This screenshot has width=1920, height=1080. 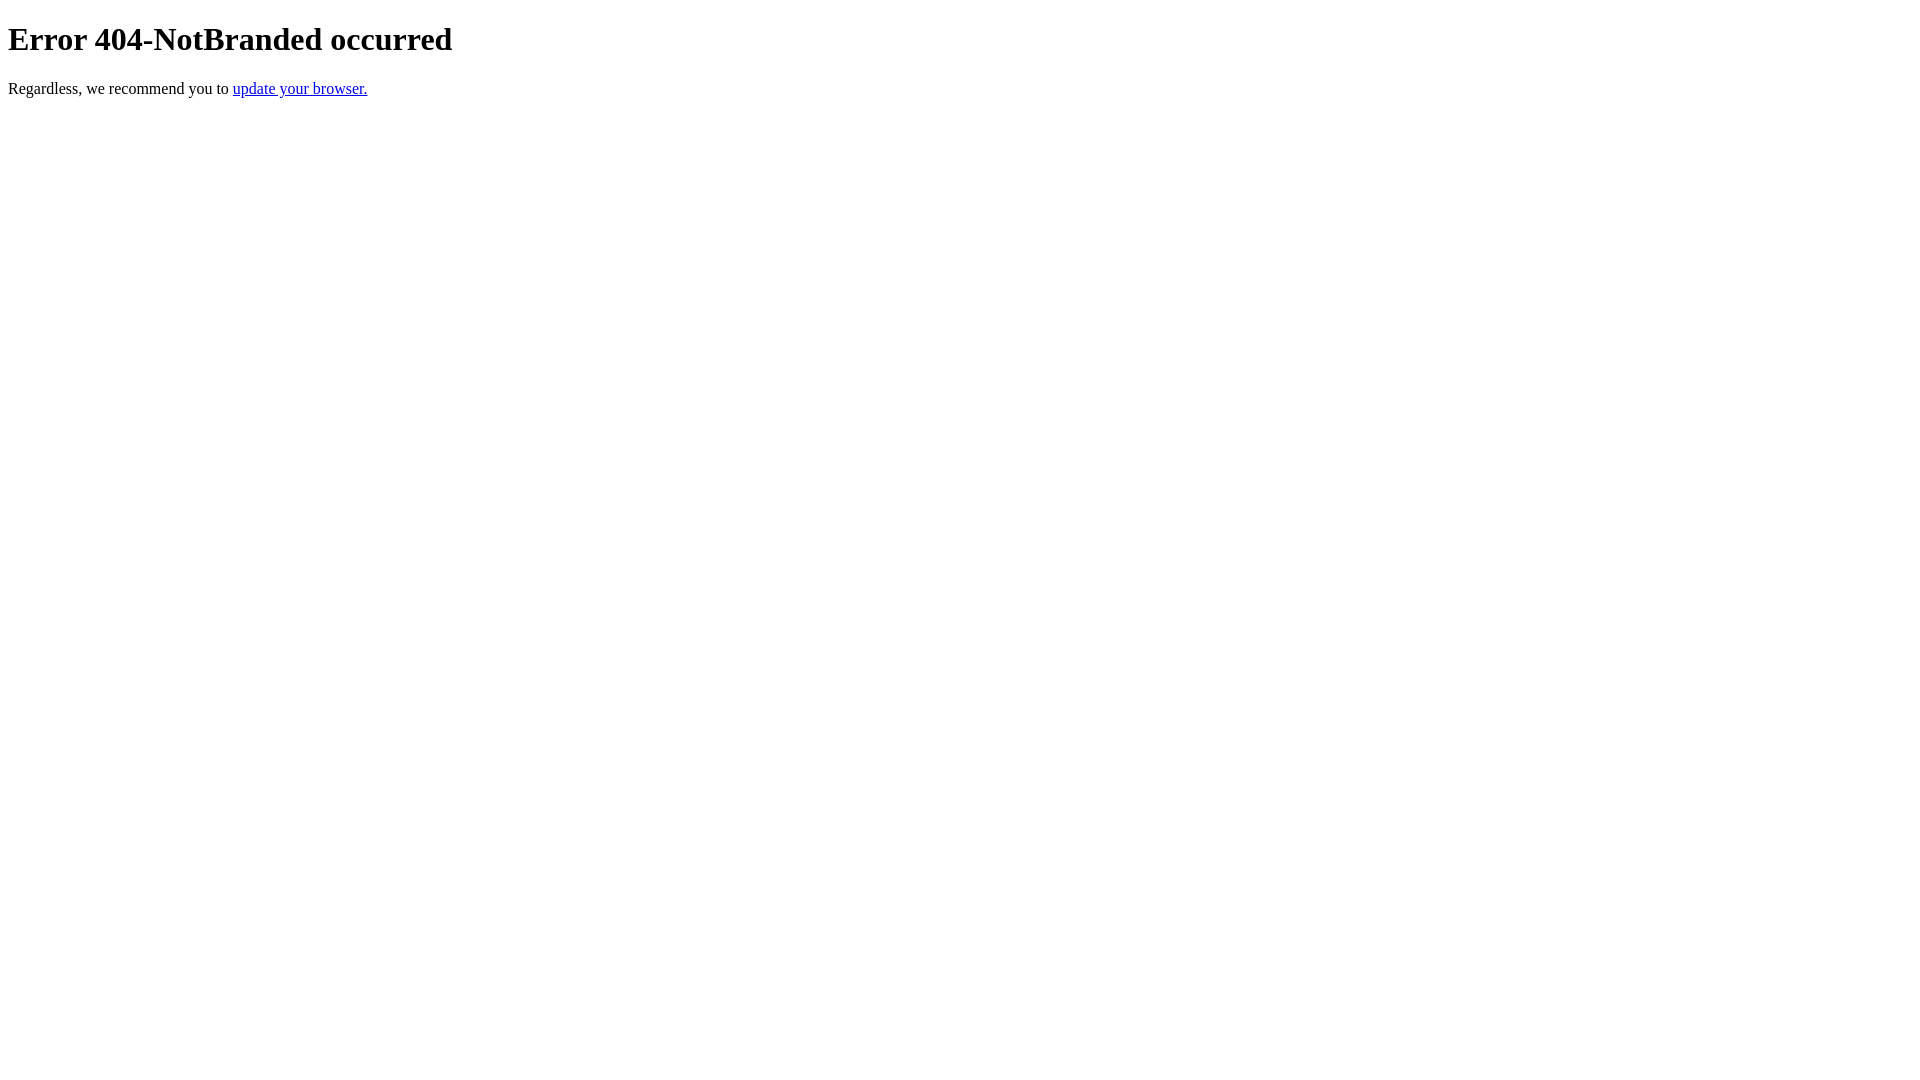 What do you see at coordinates (299, 87) in the screenshot?
I see `'update your browser.'` at bounding box center [299, 87].